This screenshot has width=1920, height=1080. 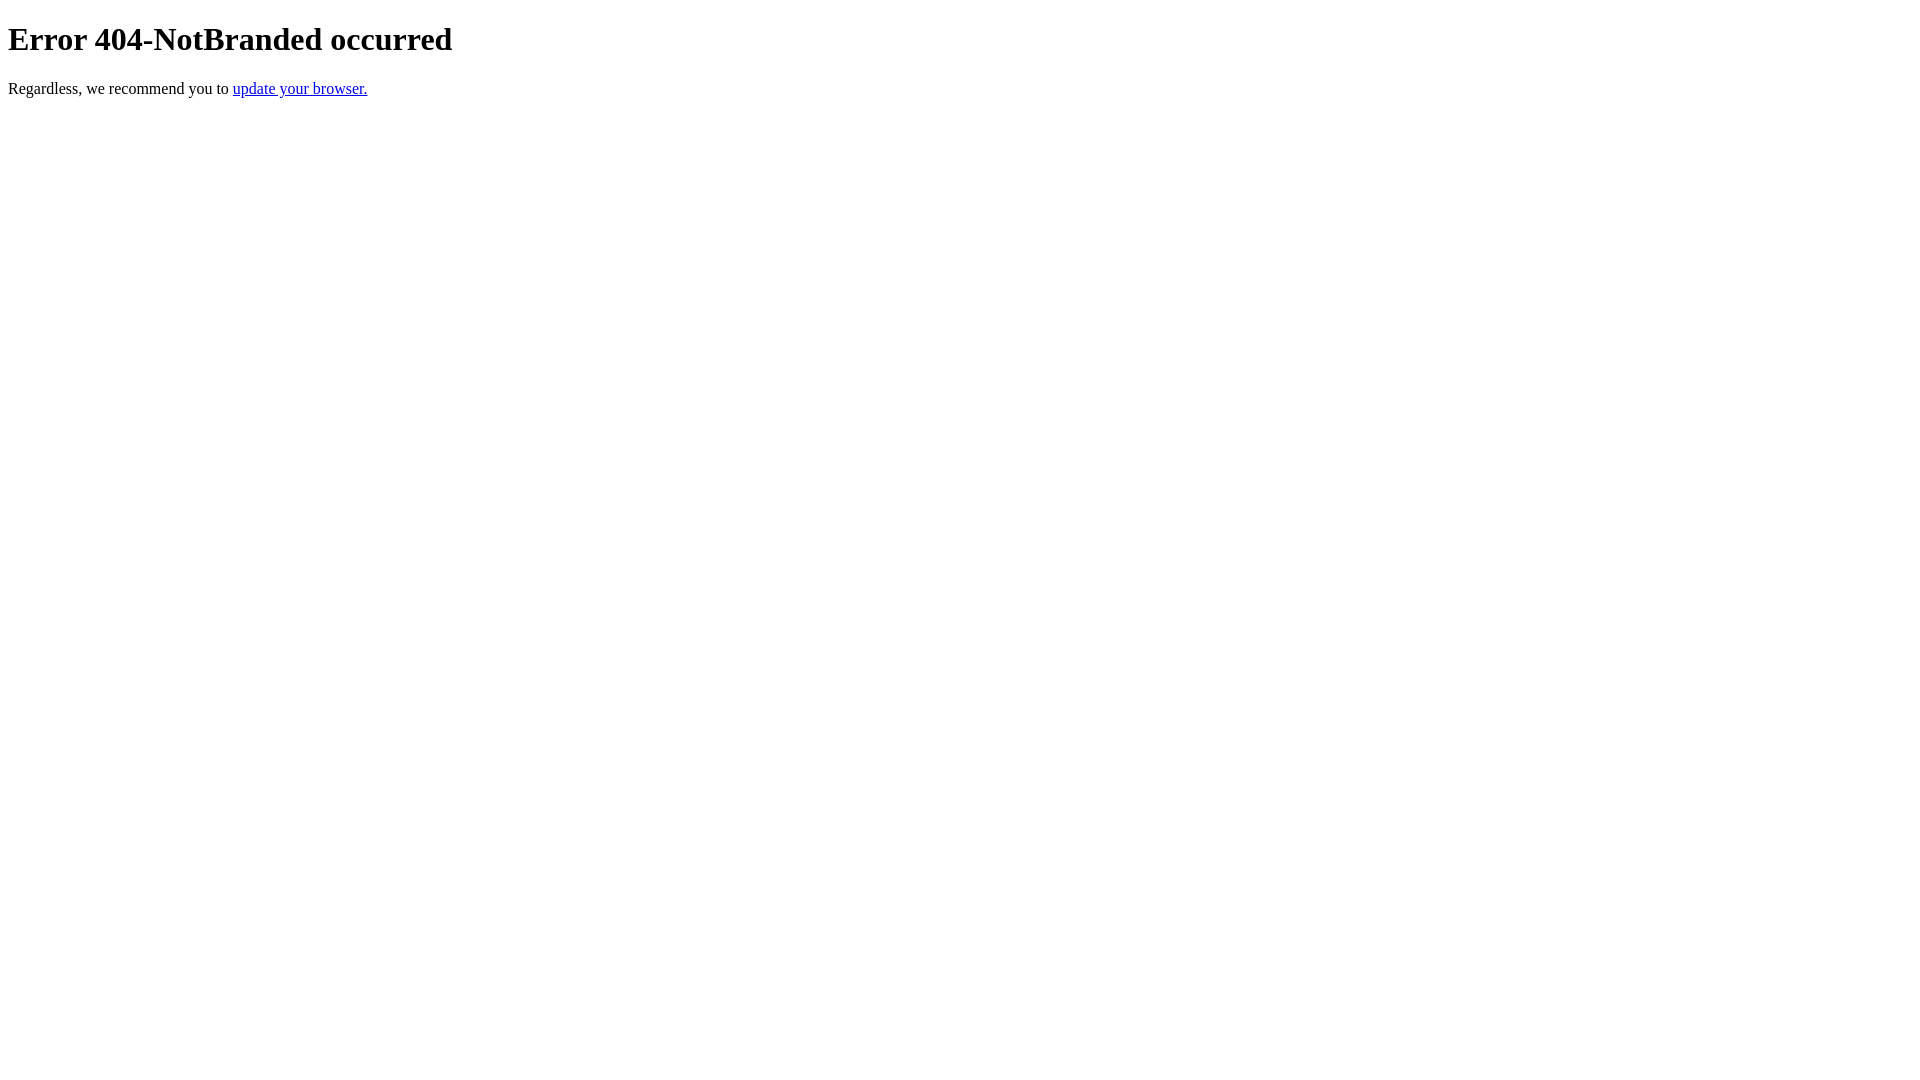 What do you see at coordinates (299, 87) in the screenshot?
I see `'update your browser.'` at bounding box center [299, 87].